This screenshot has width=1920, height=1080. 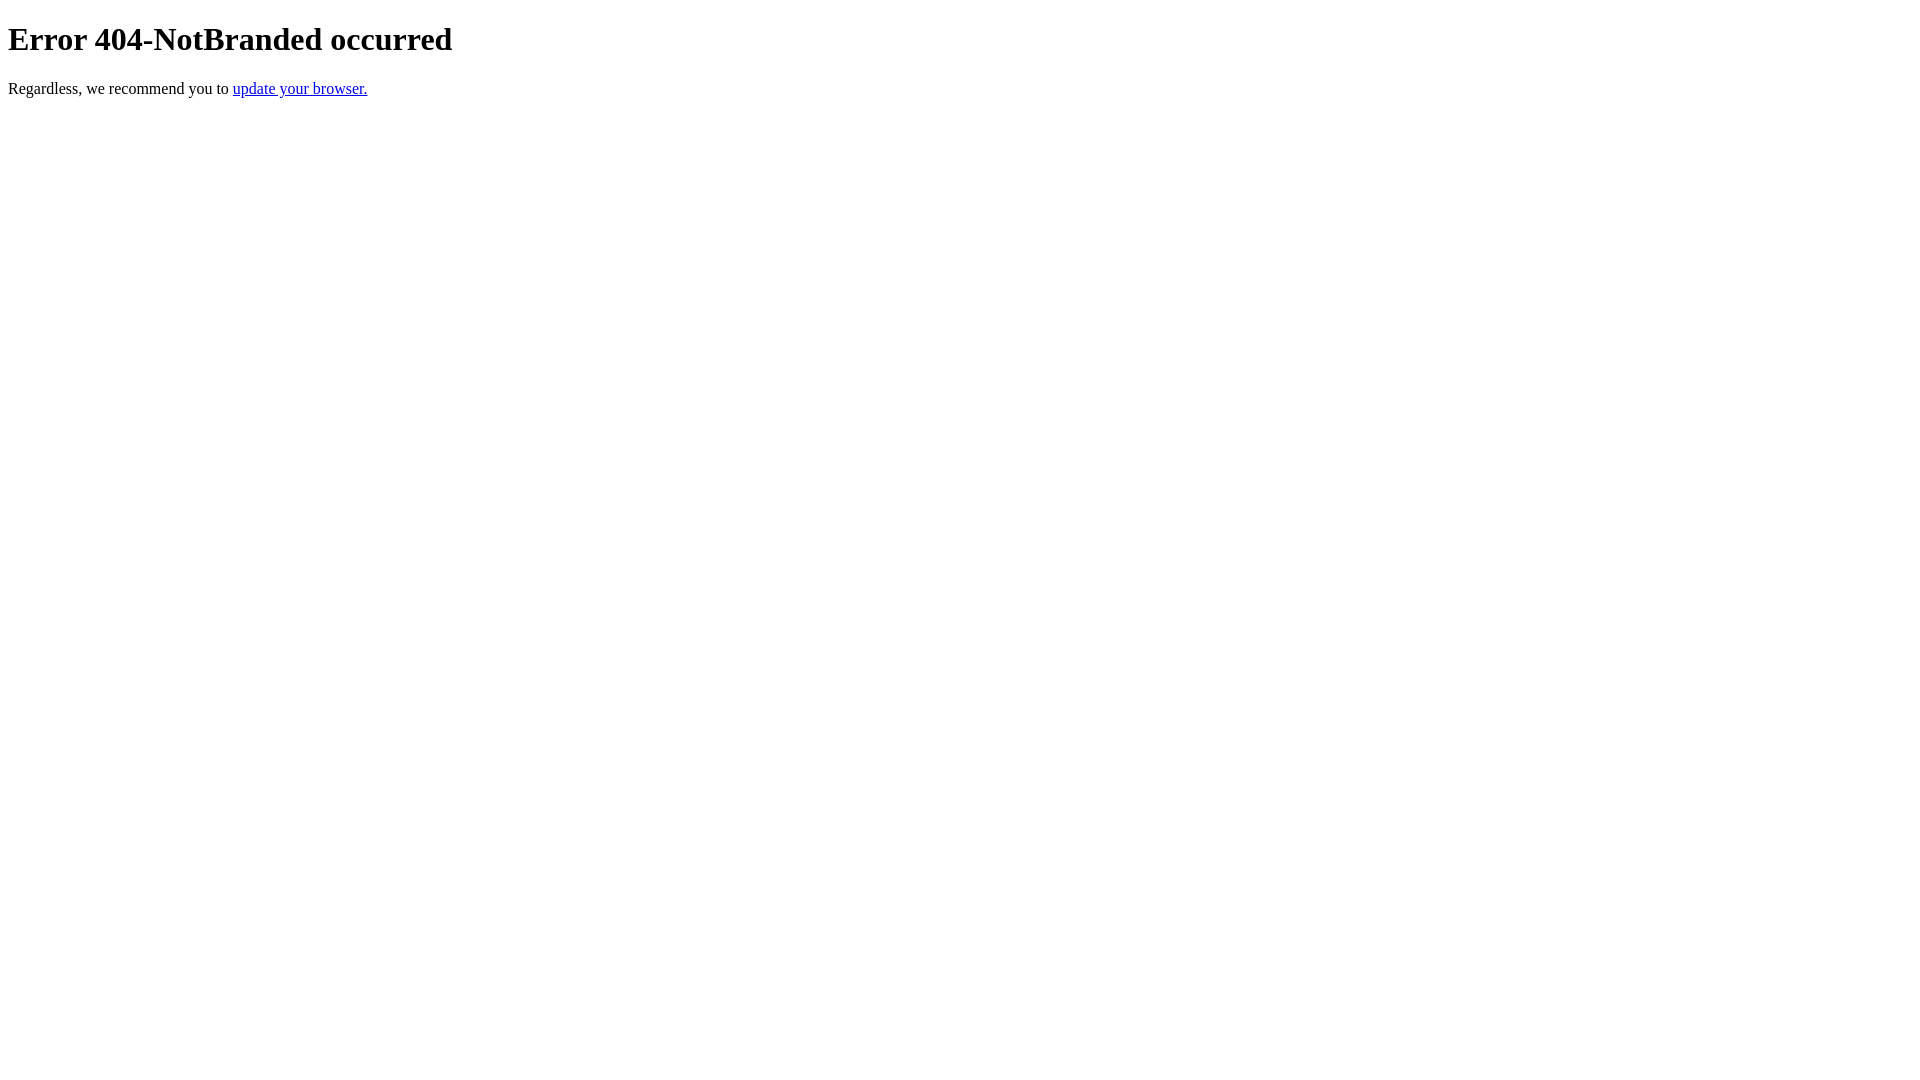 What do you see at coordinates (299, 87) in the screenshot?
I see `'update your browser.'` at bounding box center [299, 87].